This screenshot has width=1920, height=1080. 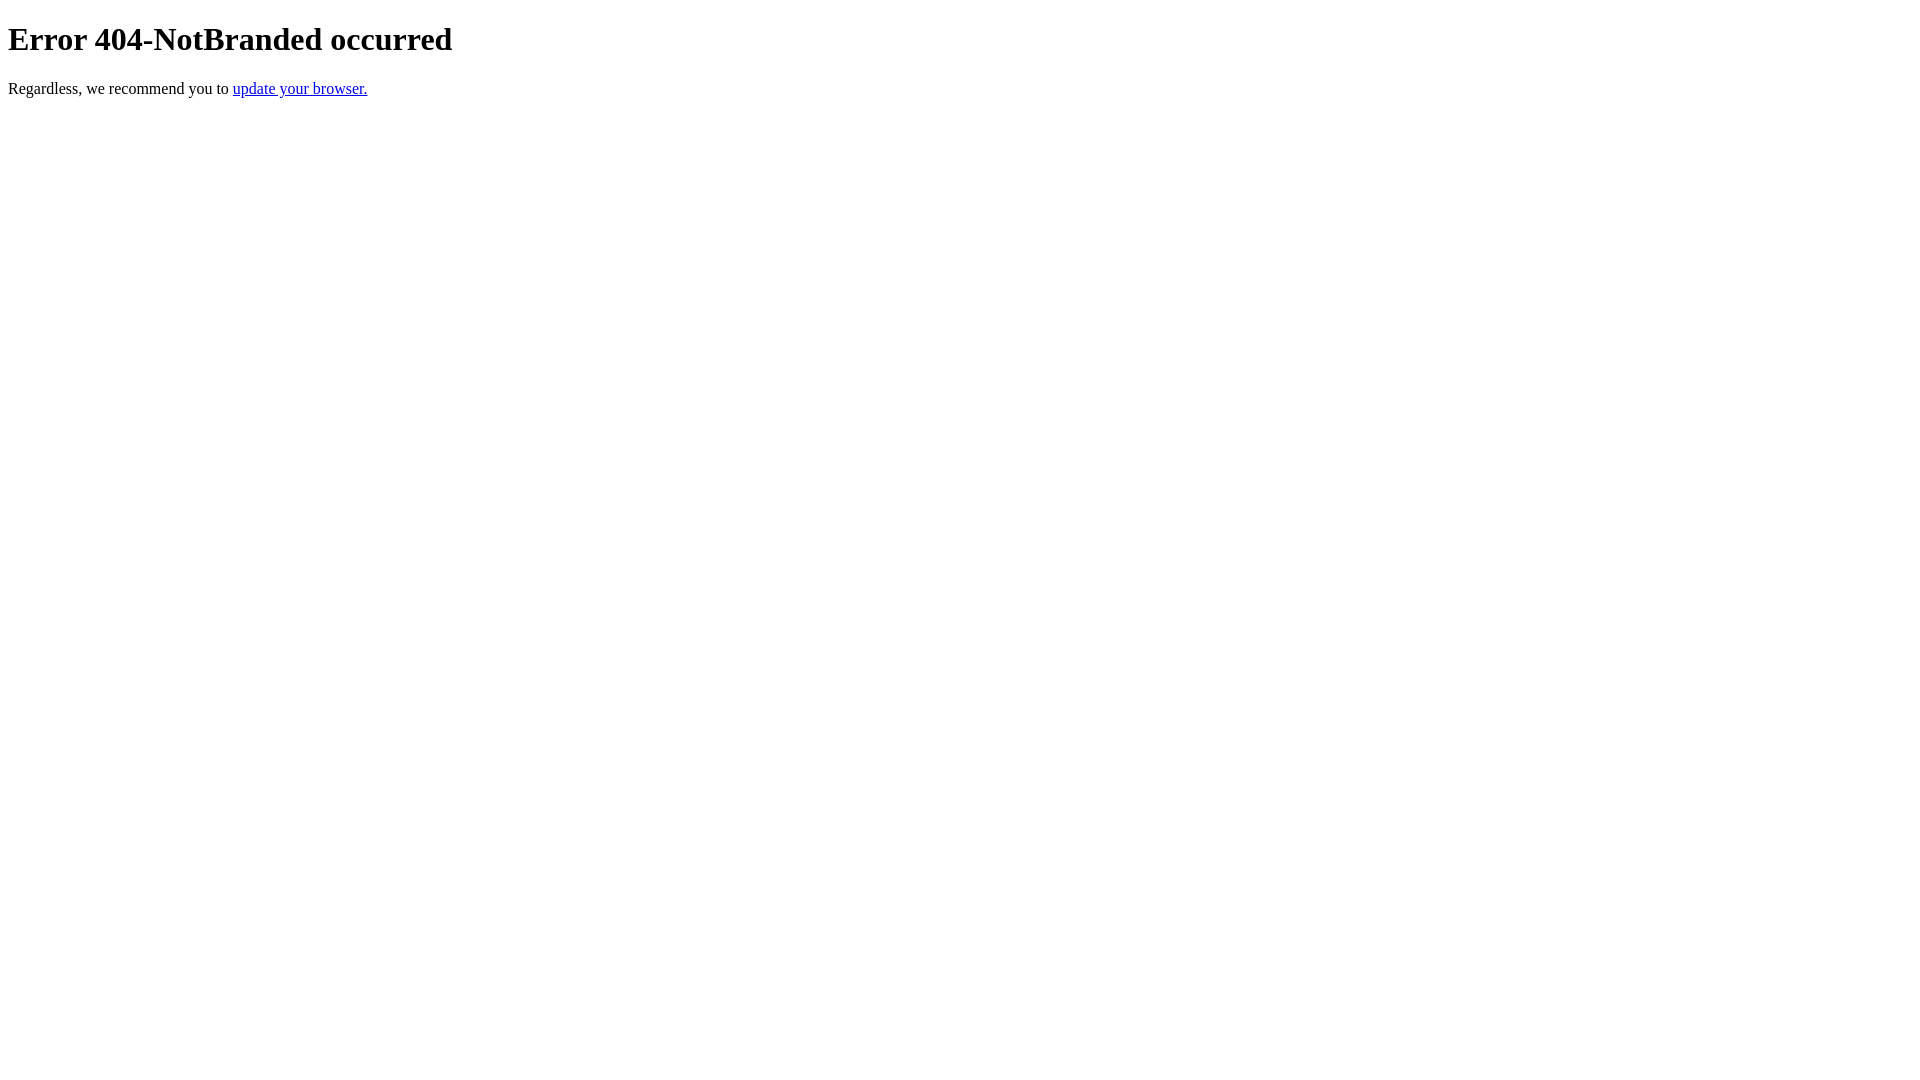 What do you see at coordinates (299, 87) in the screenshot?
I see `'update your browser.'` at bounding box center [299, 87].